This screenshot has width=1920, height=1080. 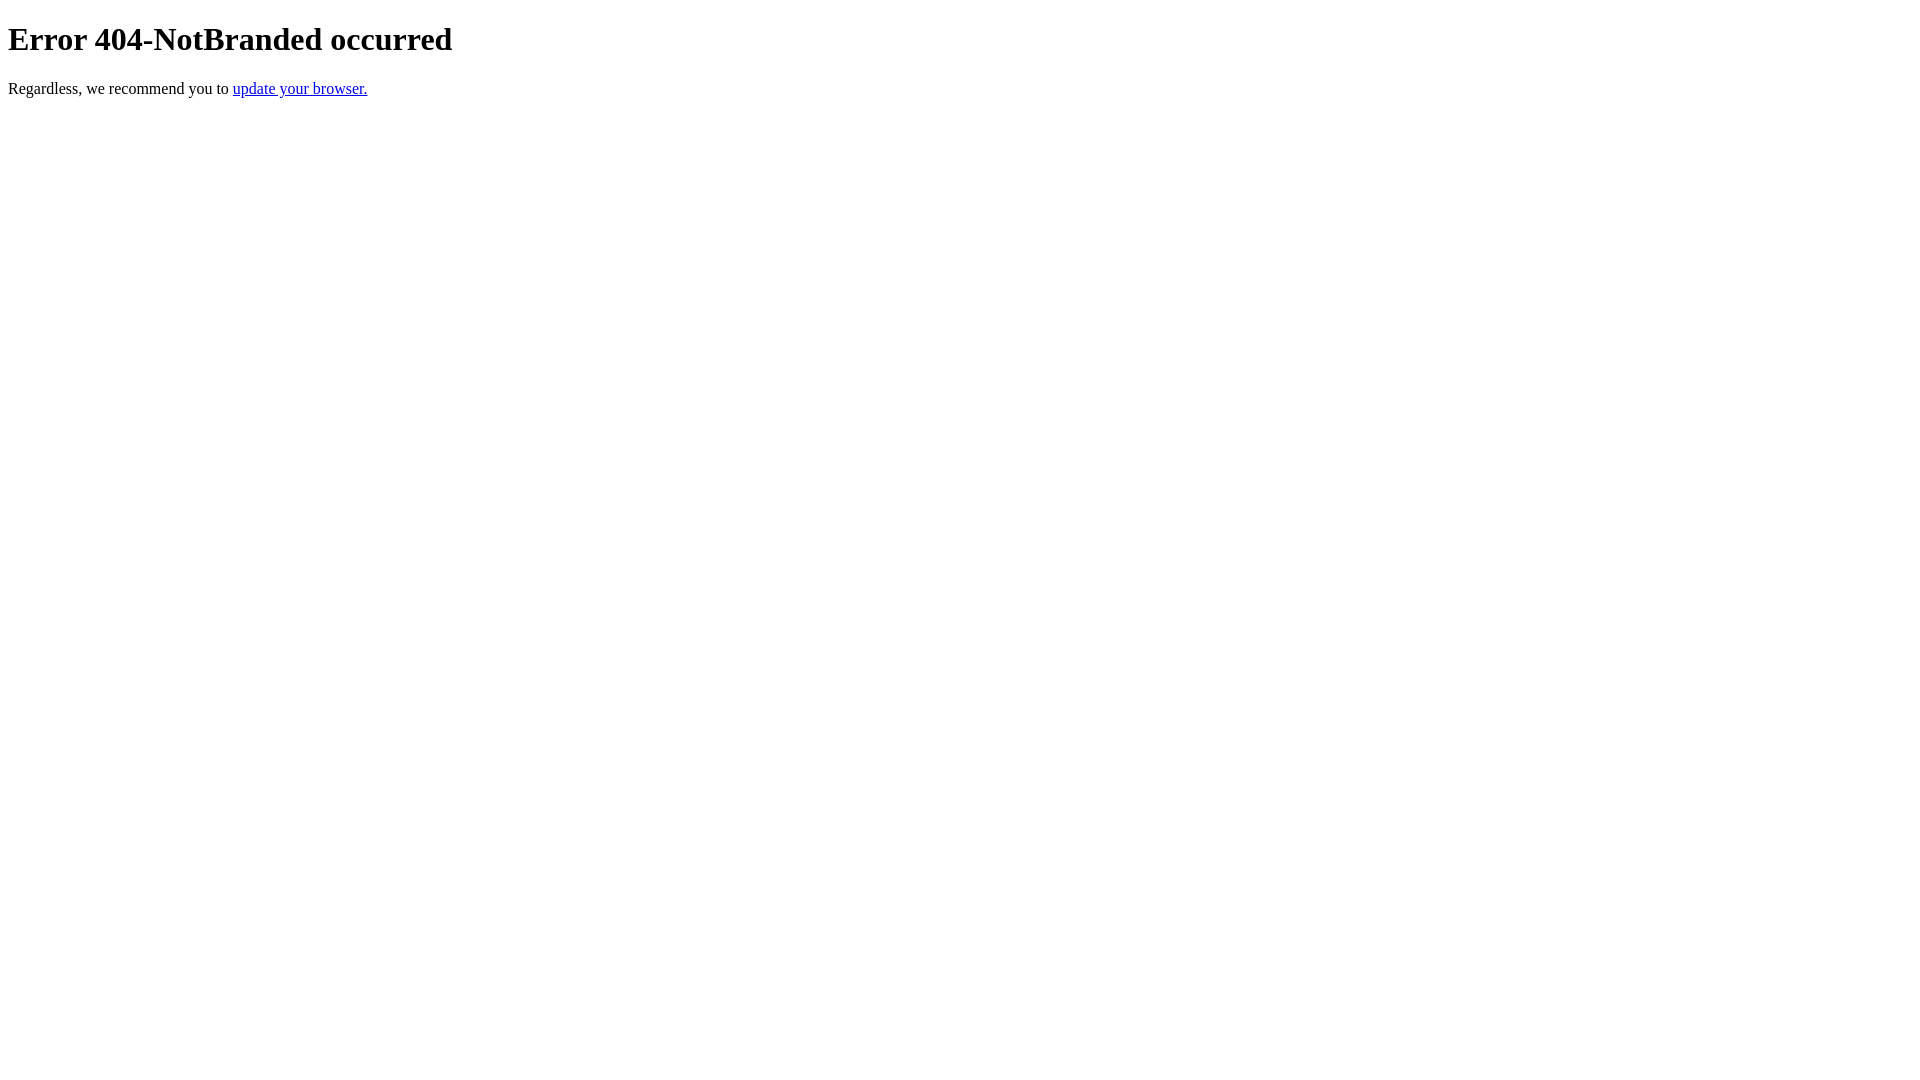 What do you see at coordinates (299, 87) in the screenshot?
I see `'update your browser.'` at bounding box center [299, 87].